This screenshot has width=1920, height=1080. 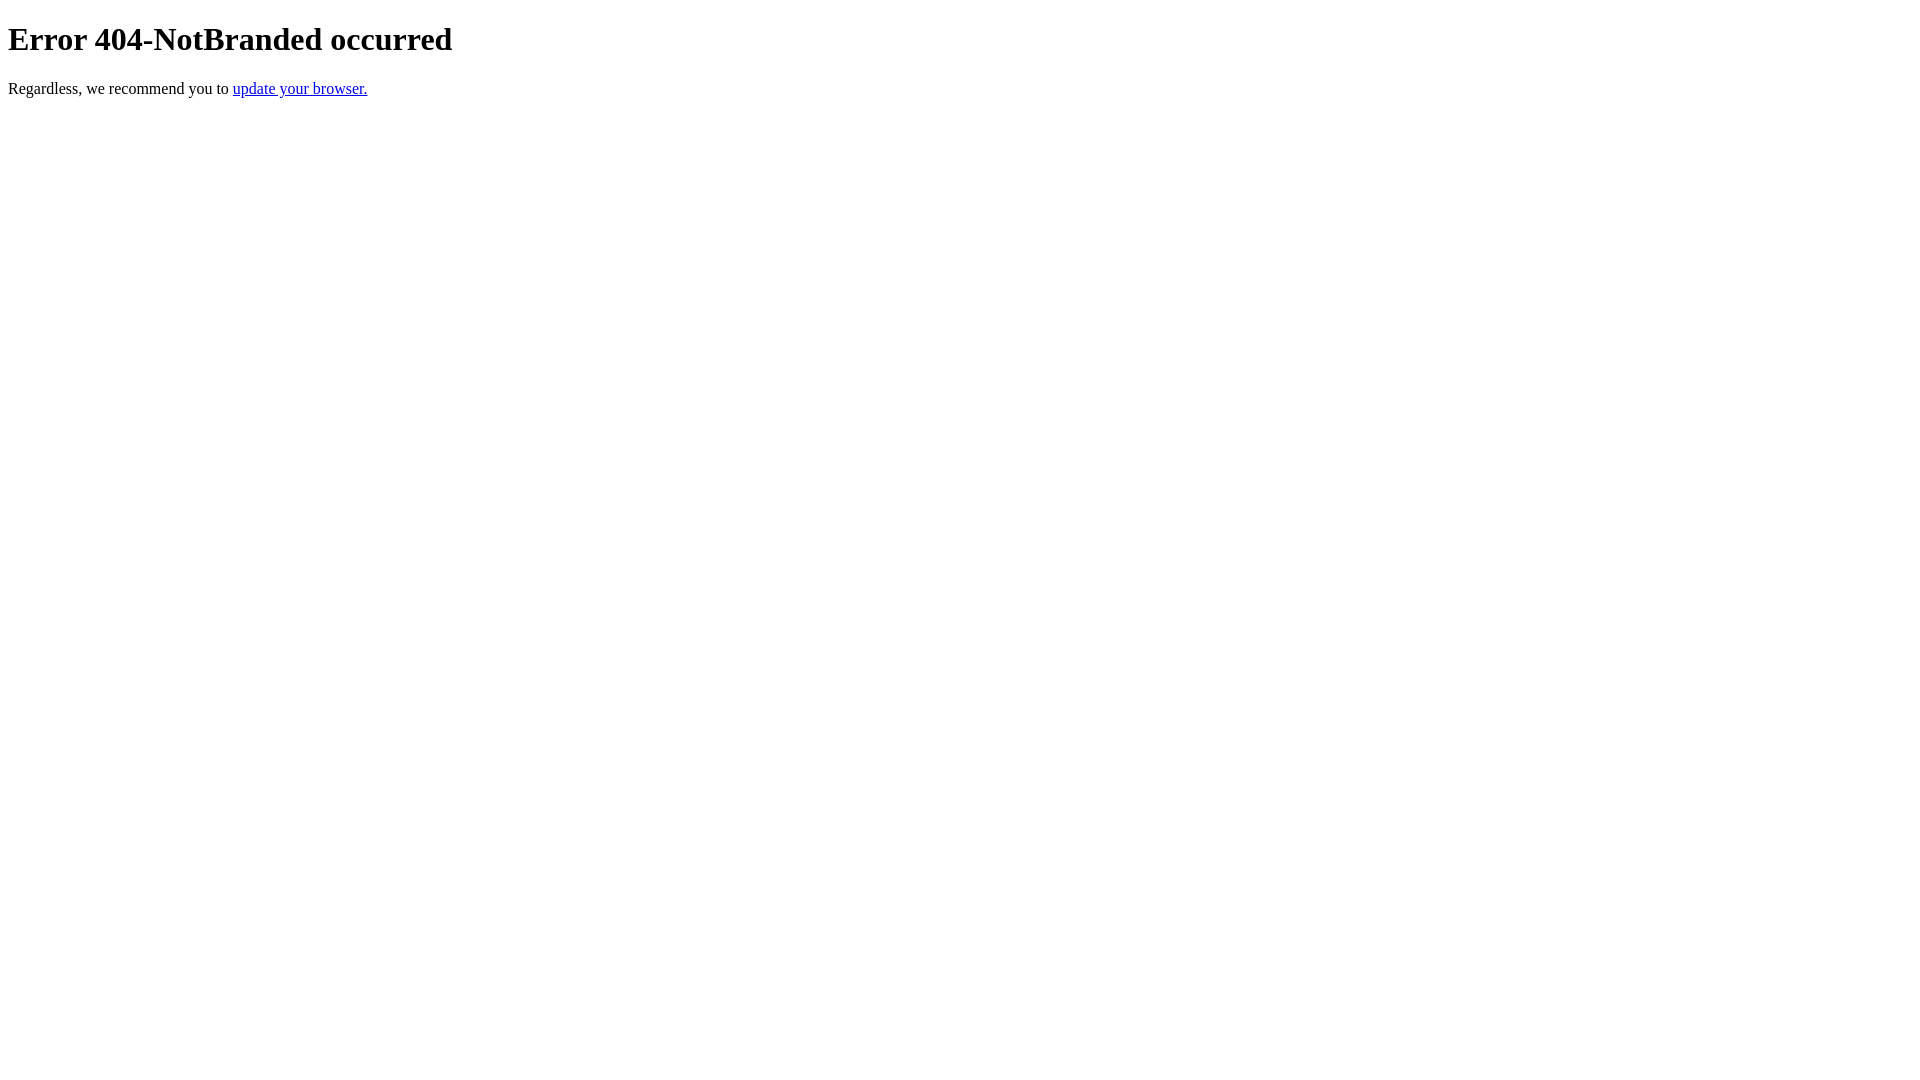 What do you see at coordinates (299, 87) in the screenshot?
I see `'update your browser.'` at bounding box center [299, 87].